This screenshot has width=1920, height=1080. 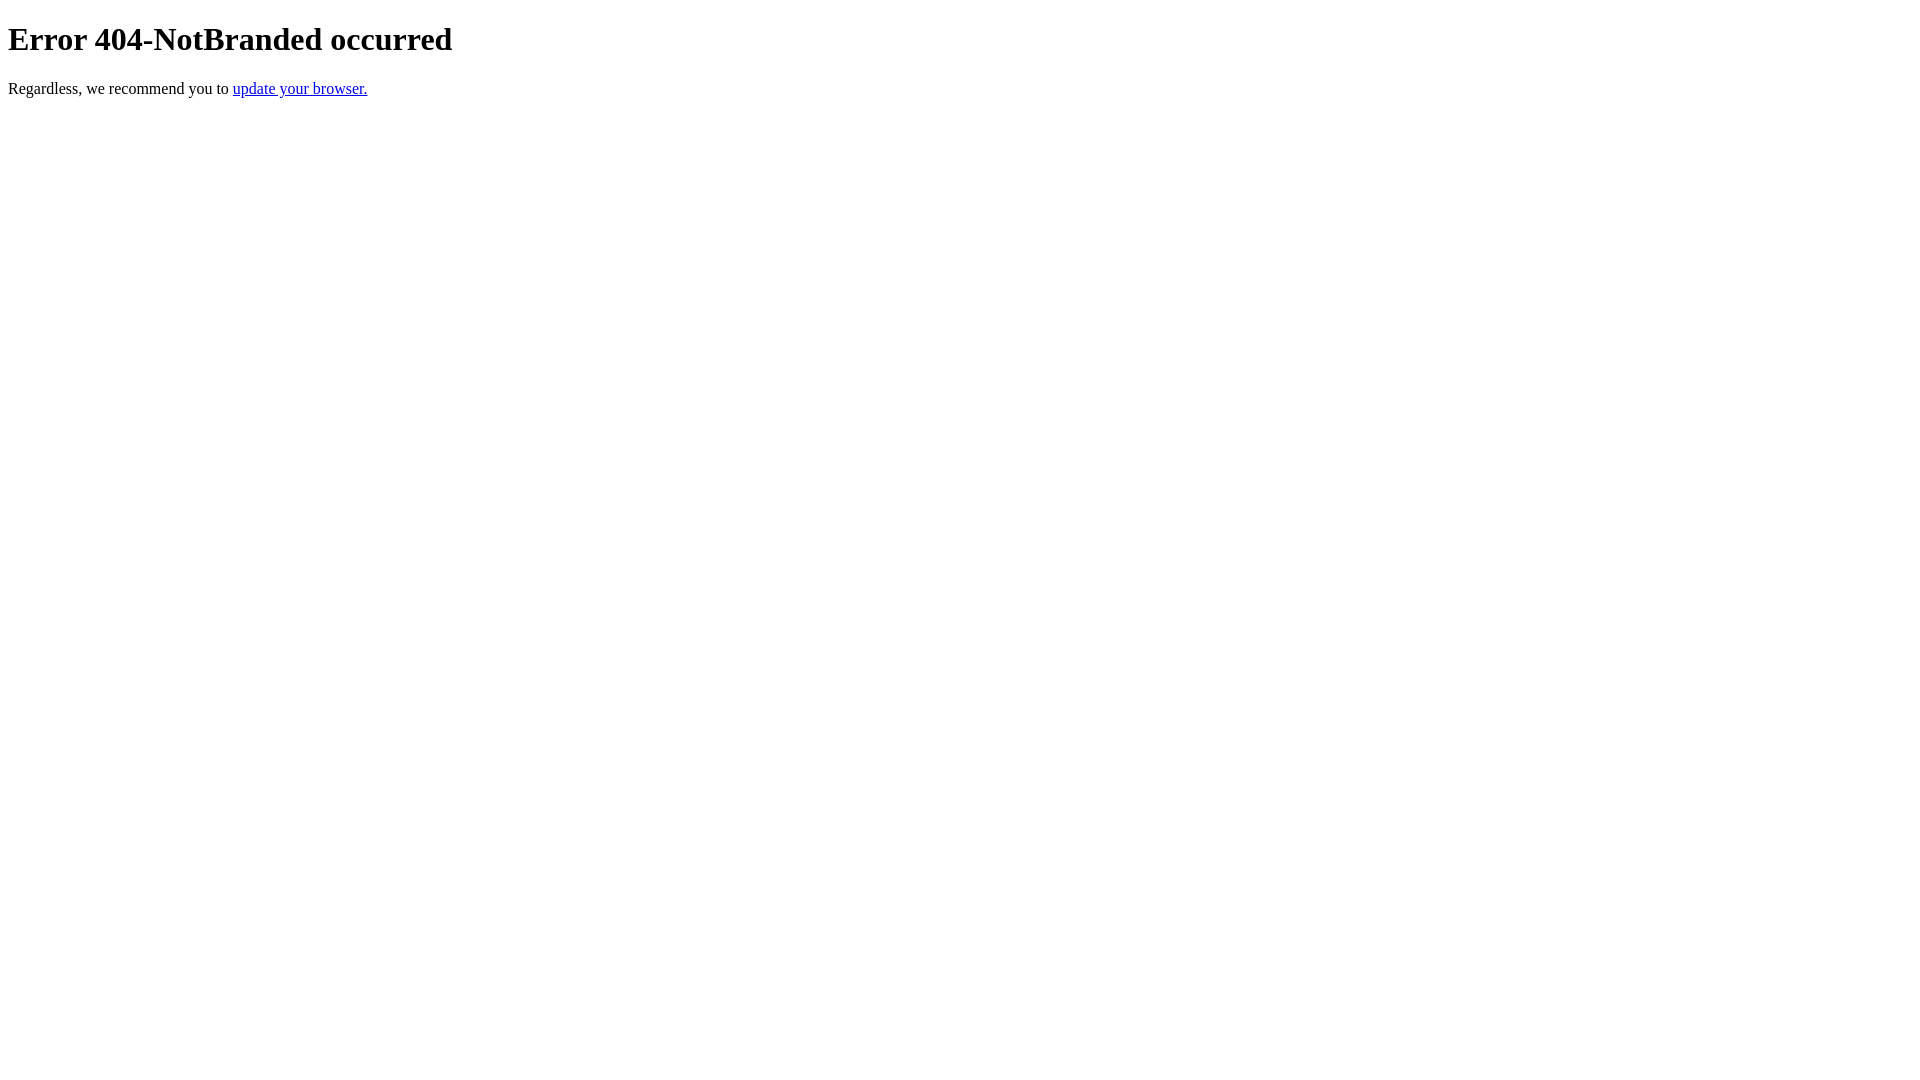 What do you see at coordinates (299, 87) in the screenshot?
I see `'update your browser.'` at bounding box center [299, 87].